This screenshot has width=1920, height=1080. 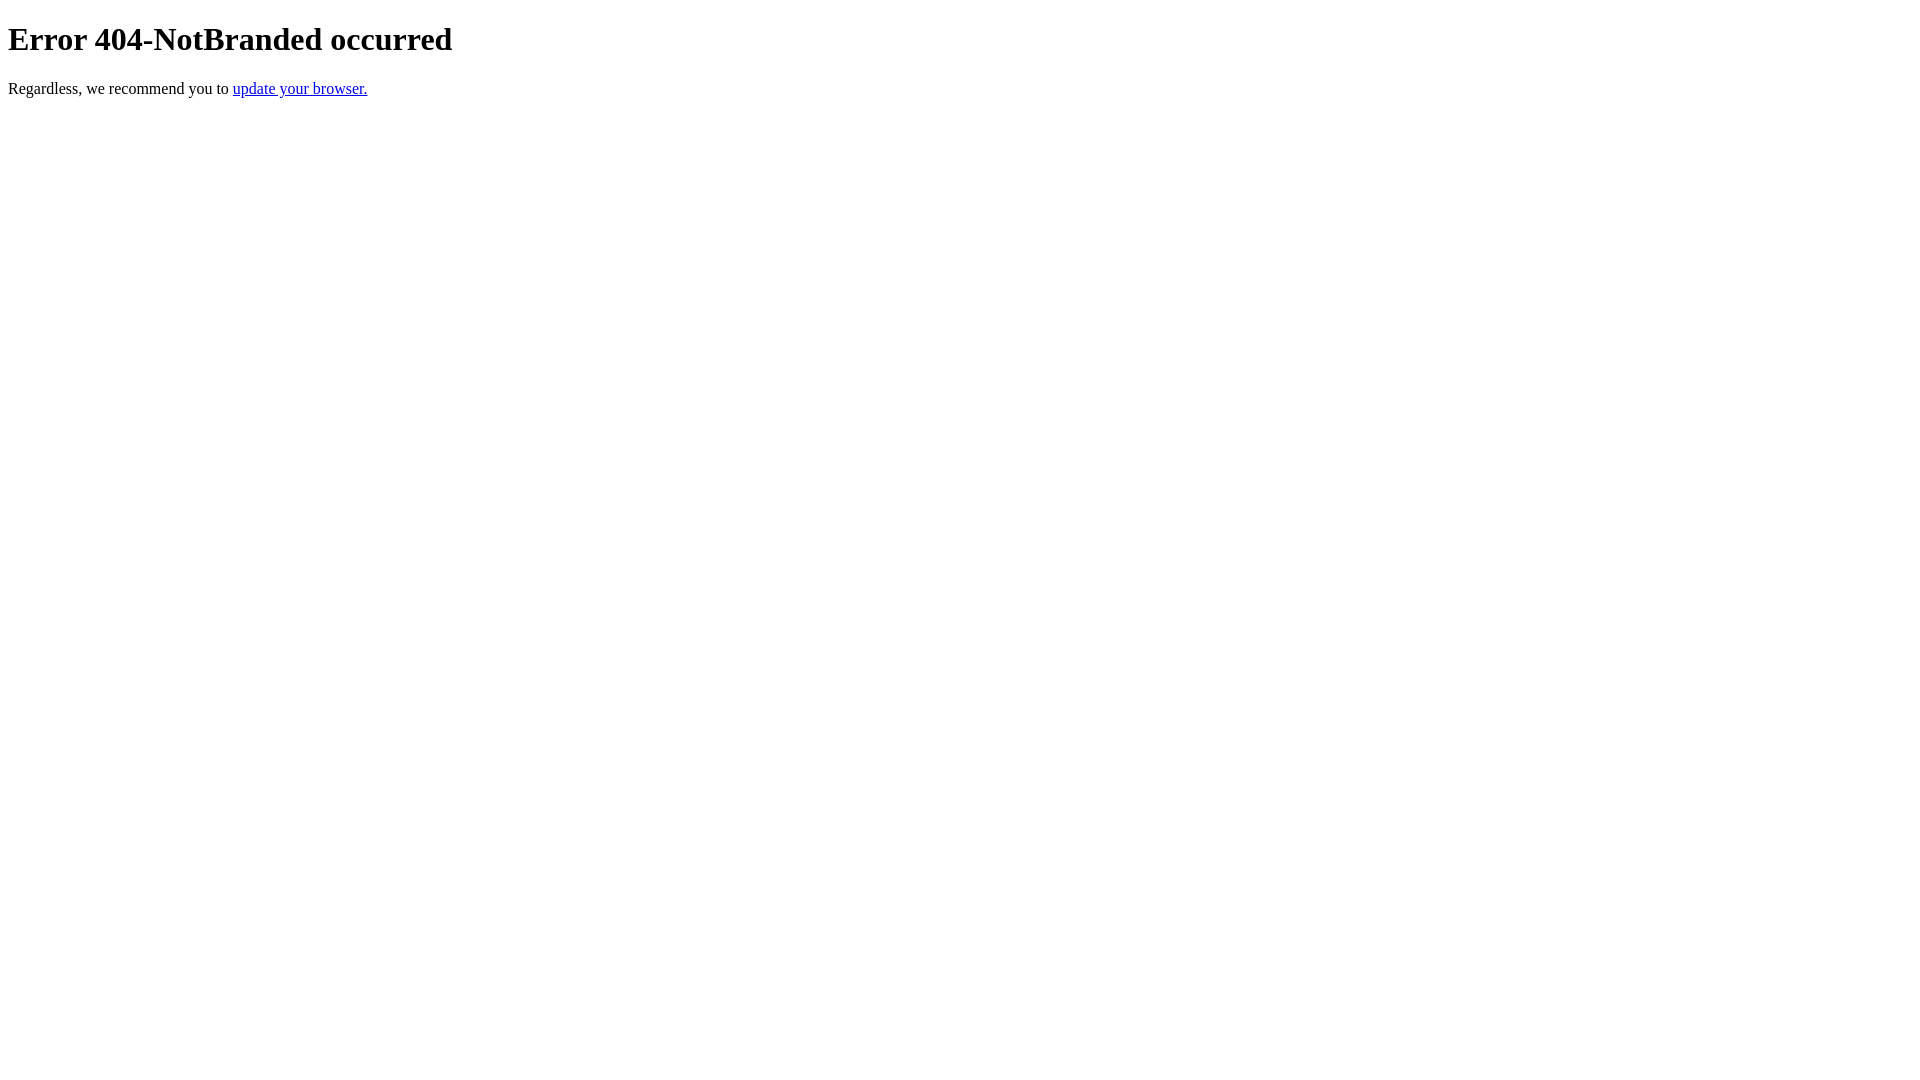 What do you see at coordinates (299, 87) in the screenshot?
I see `'update your browser.'` at bounding box center [299, 87].